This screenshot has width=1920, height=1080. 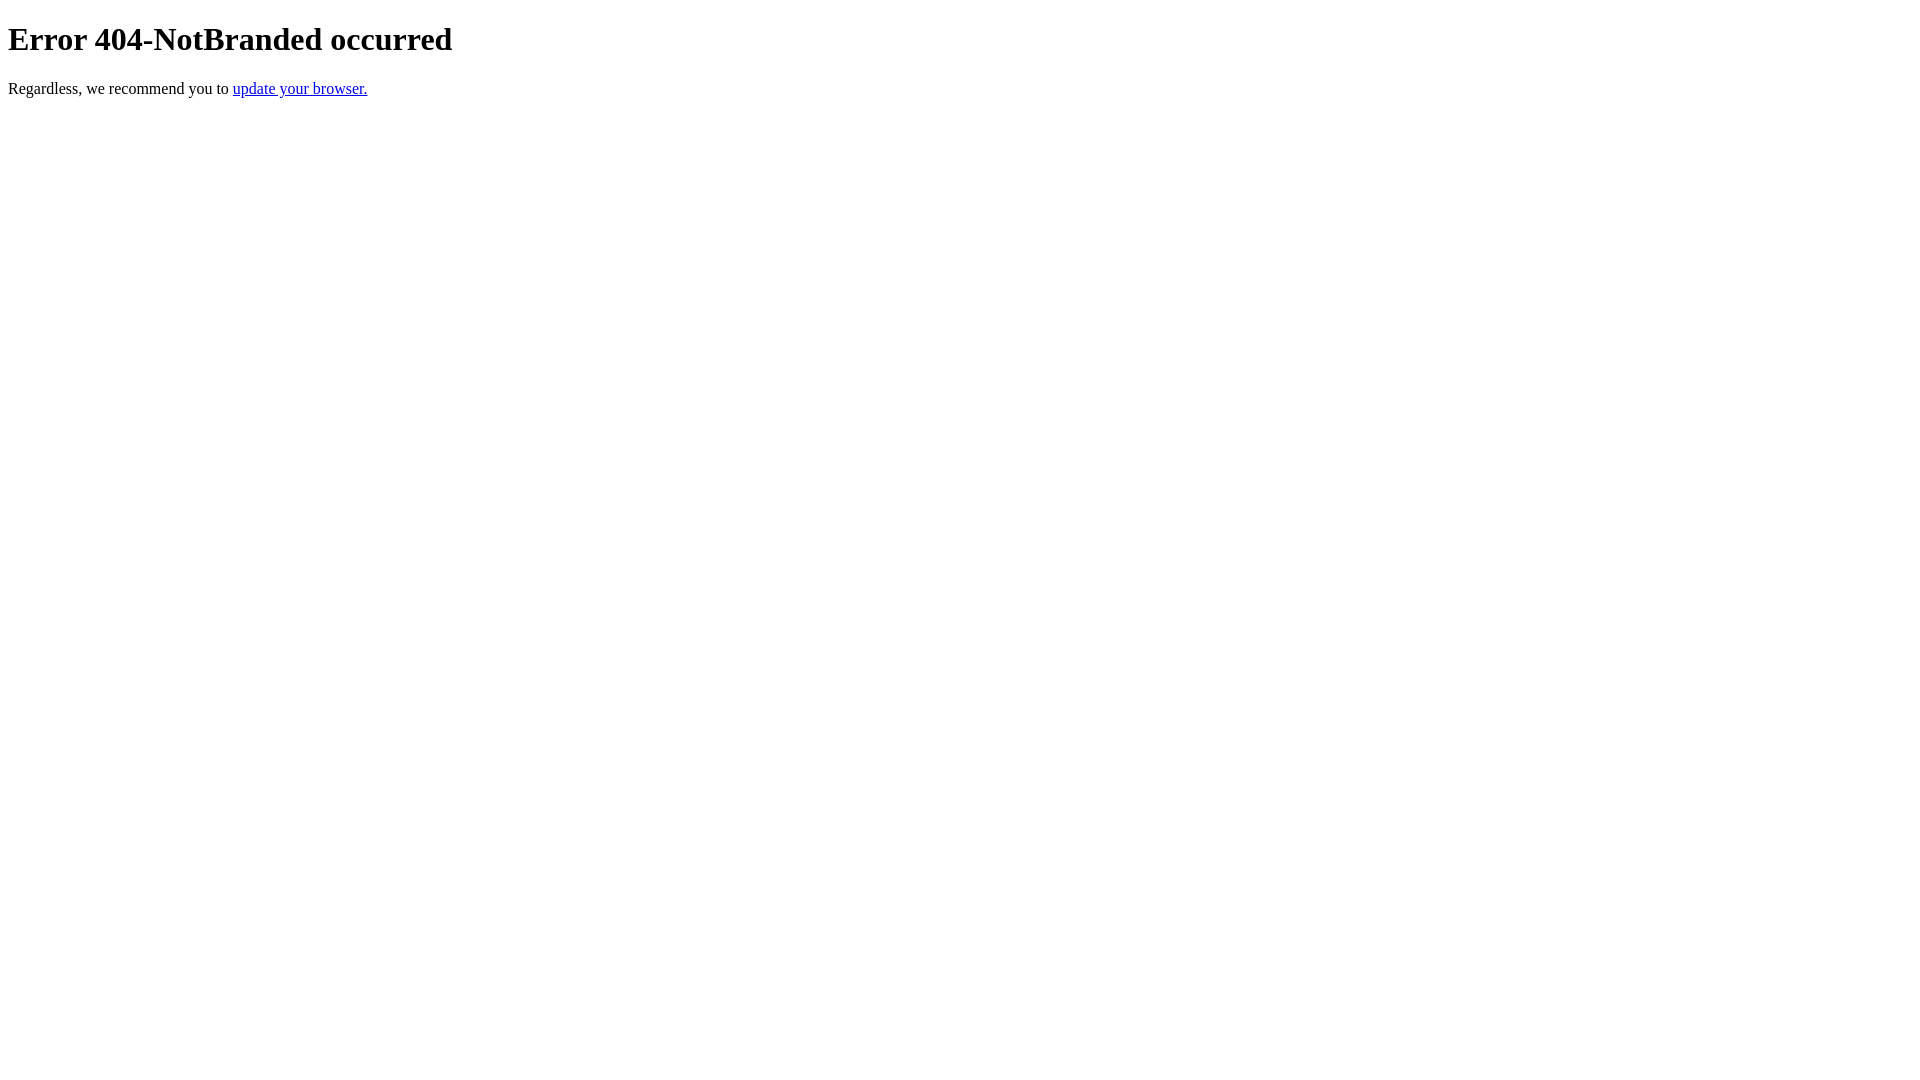 What do you see at coordinates (299, 87) in the screenshot?
I see `'update your browser.'` at bounding box center [299, 87].